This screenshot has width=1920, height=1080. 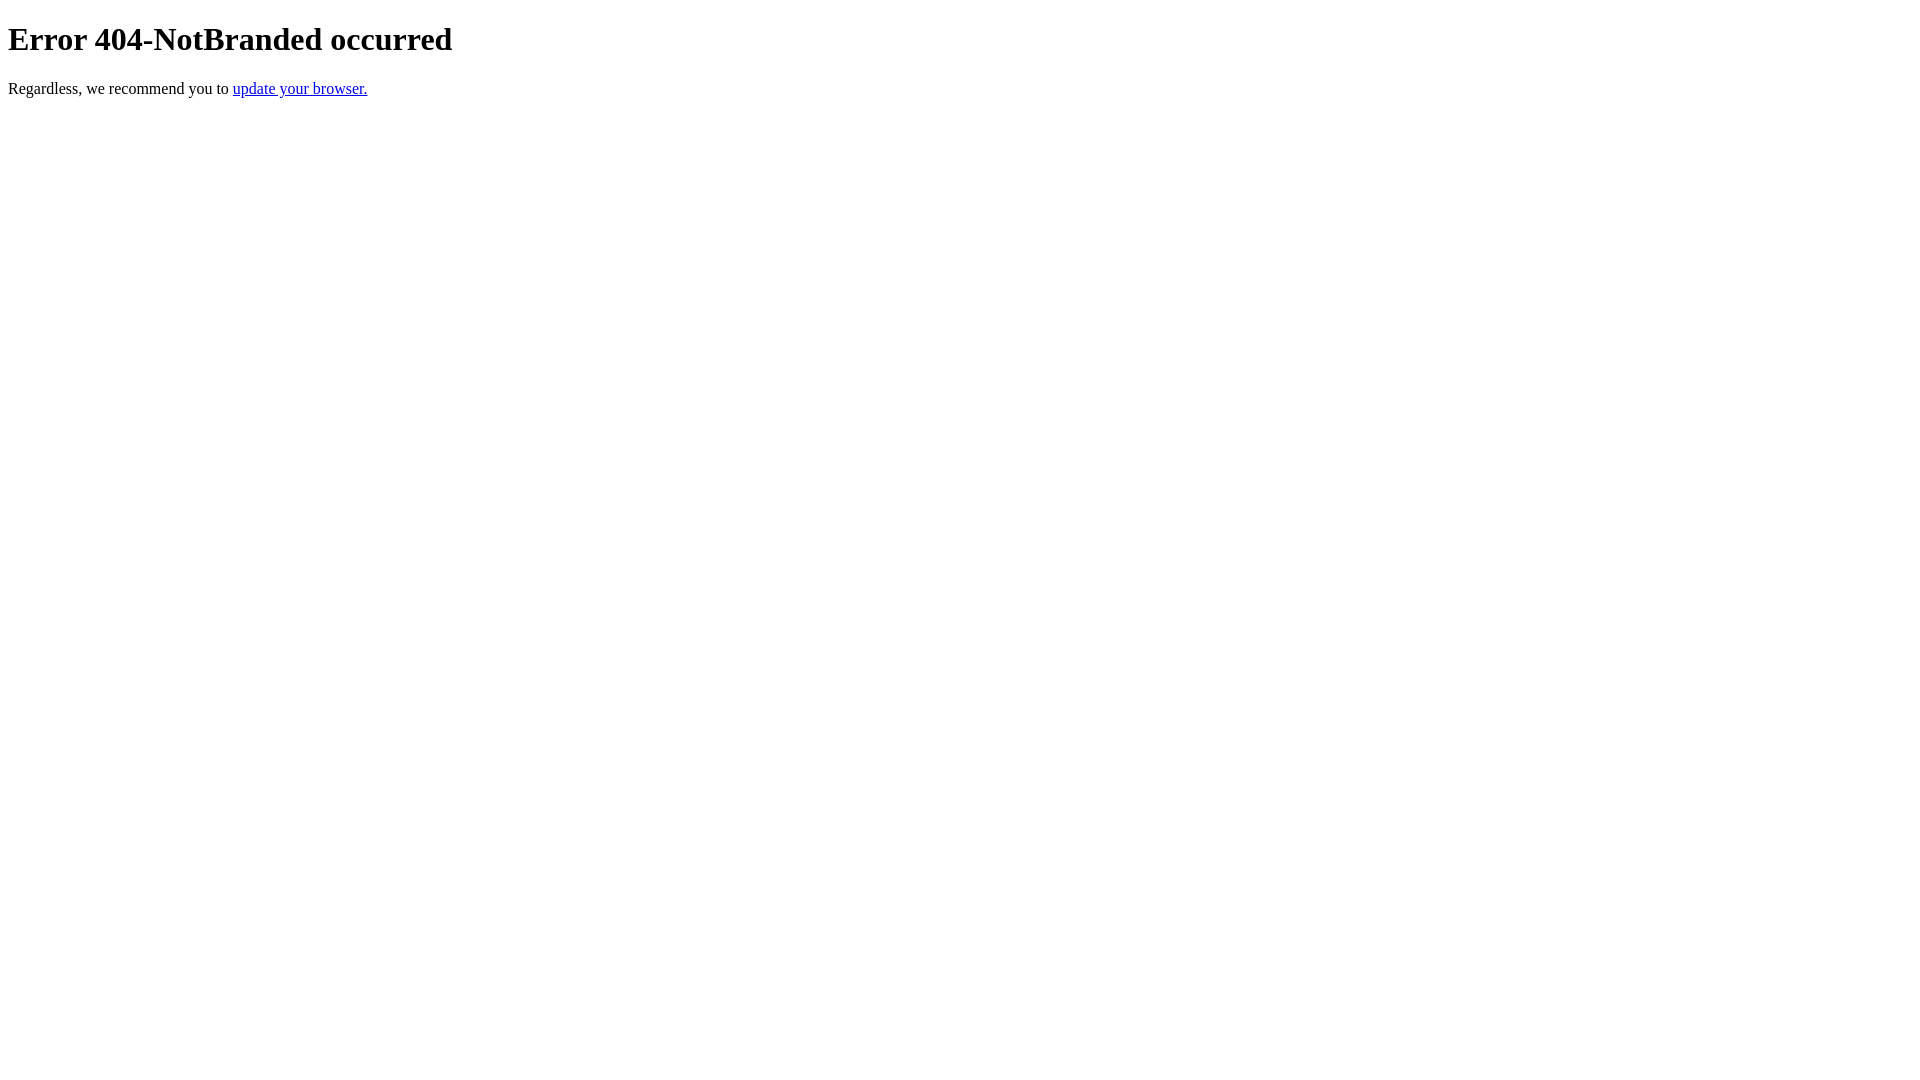 What do you see at coordinates (299, 87) in the screenshot?
I see `'update your browser.'` at bounding box center [299, 87].